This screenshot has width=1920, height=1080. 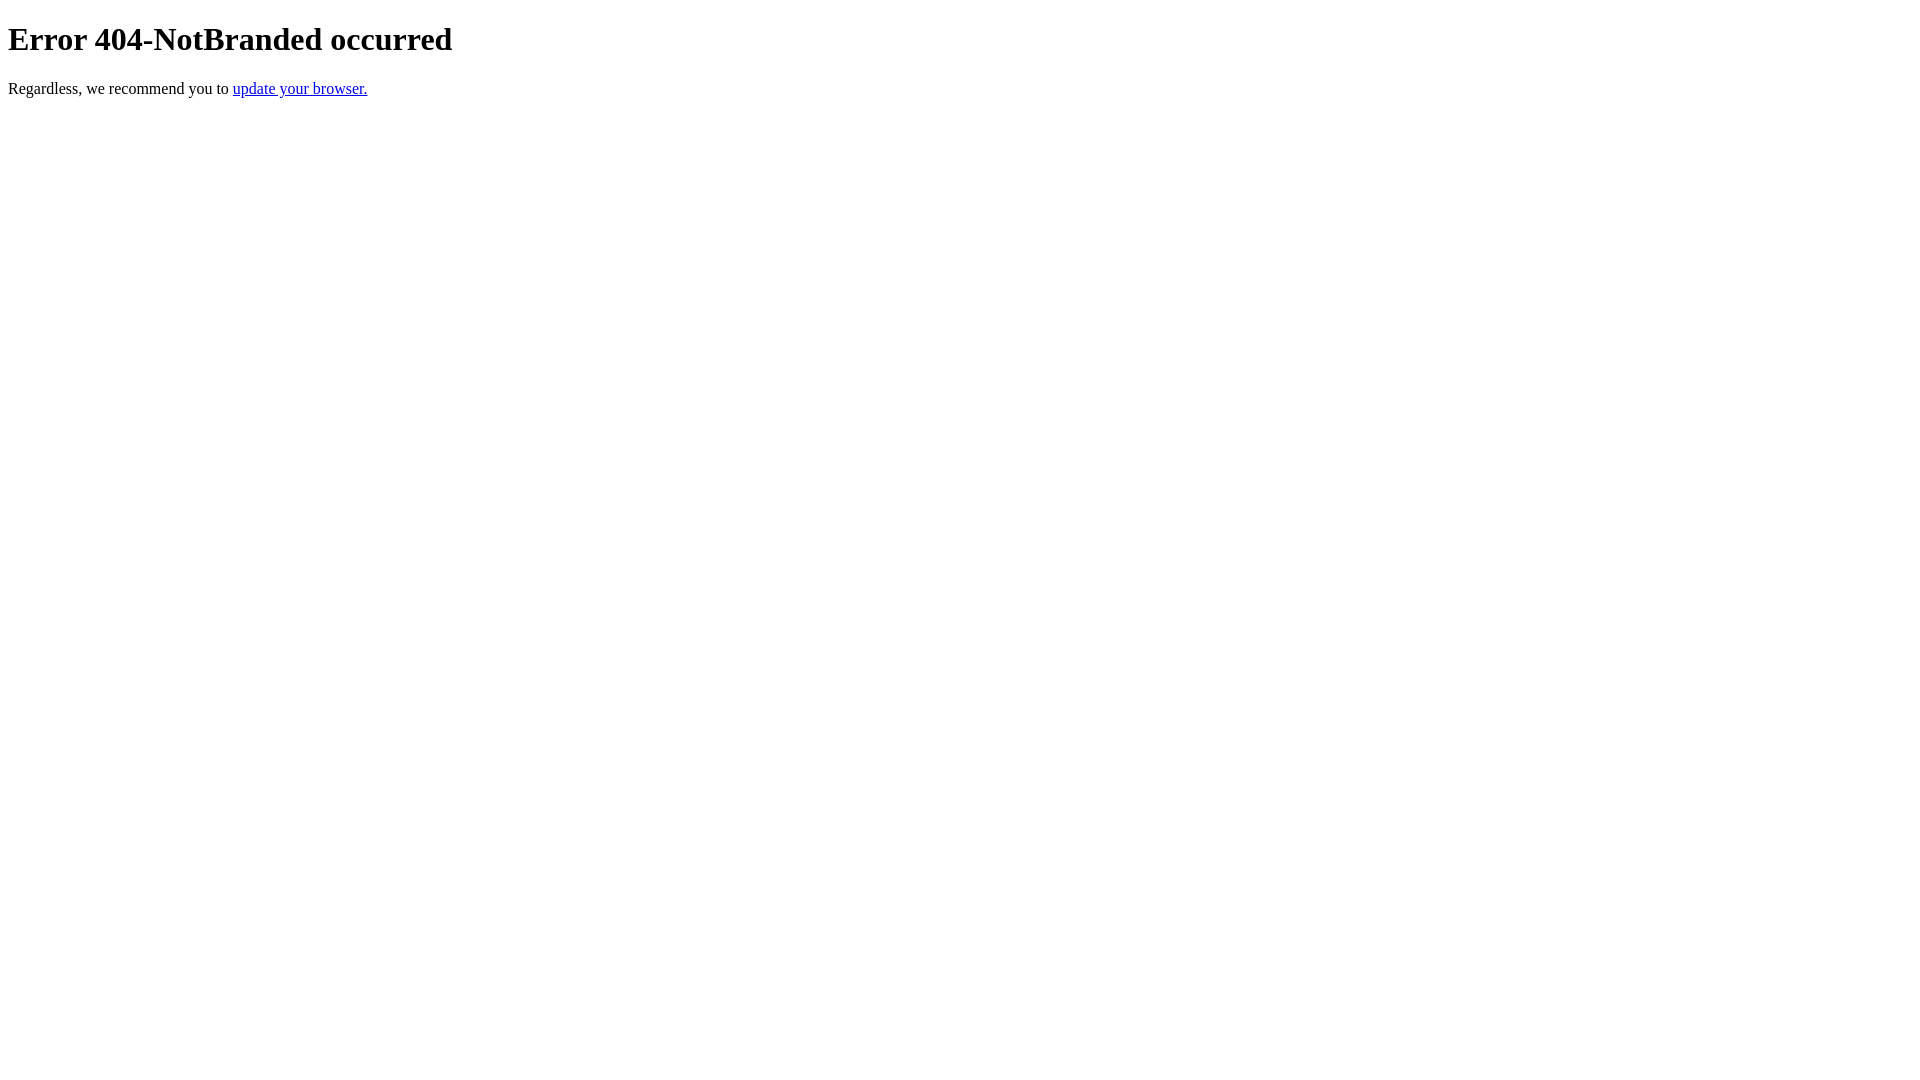 What do you see at coordinates (299, 87) in the screenshot?
I see `'update your browser.'` at bounding box center [299, 87].